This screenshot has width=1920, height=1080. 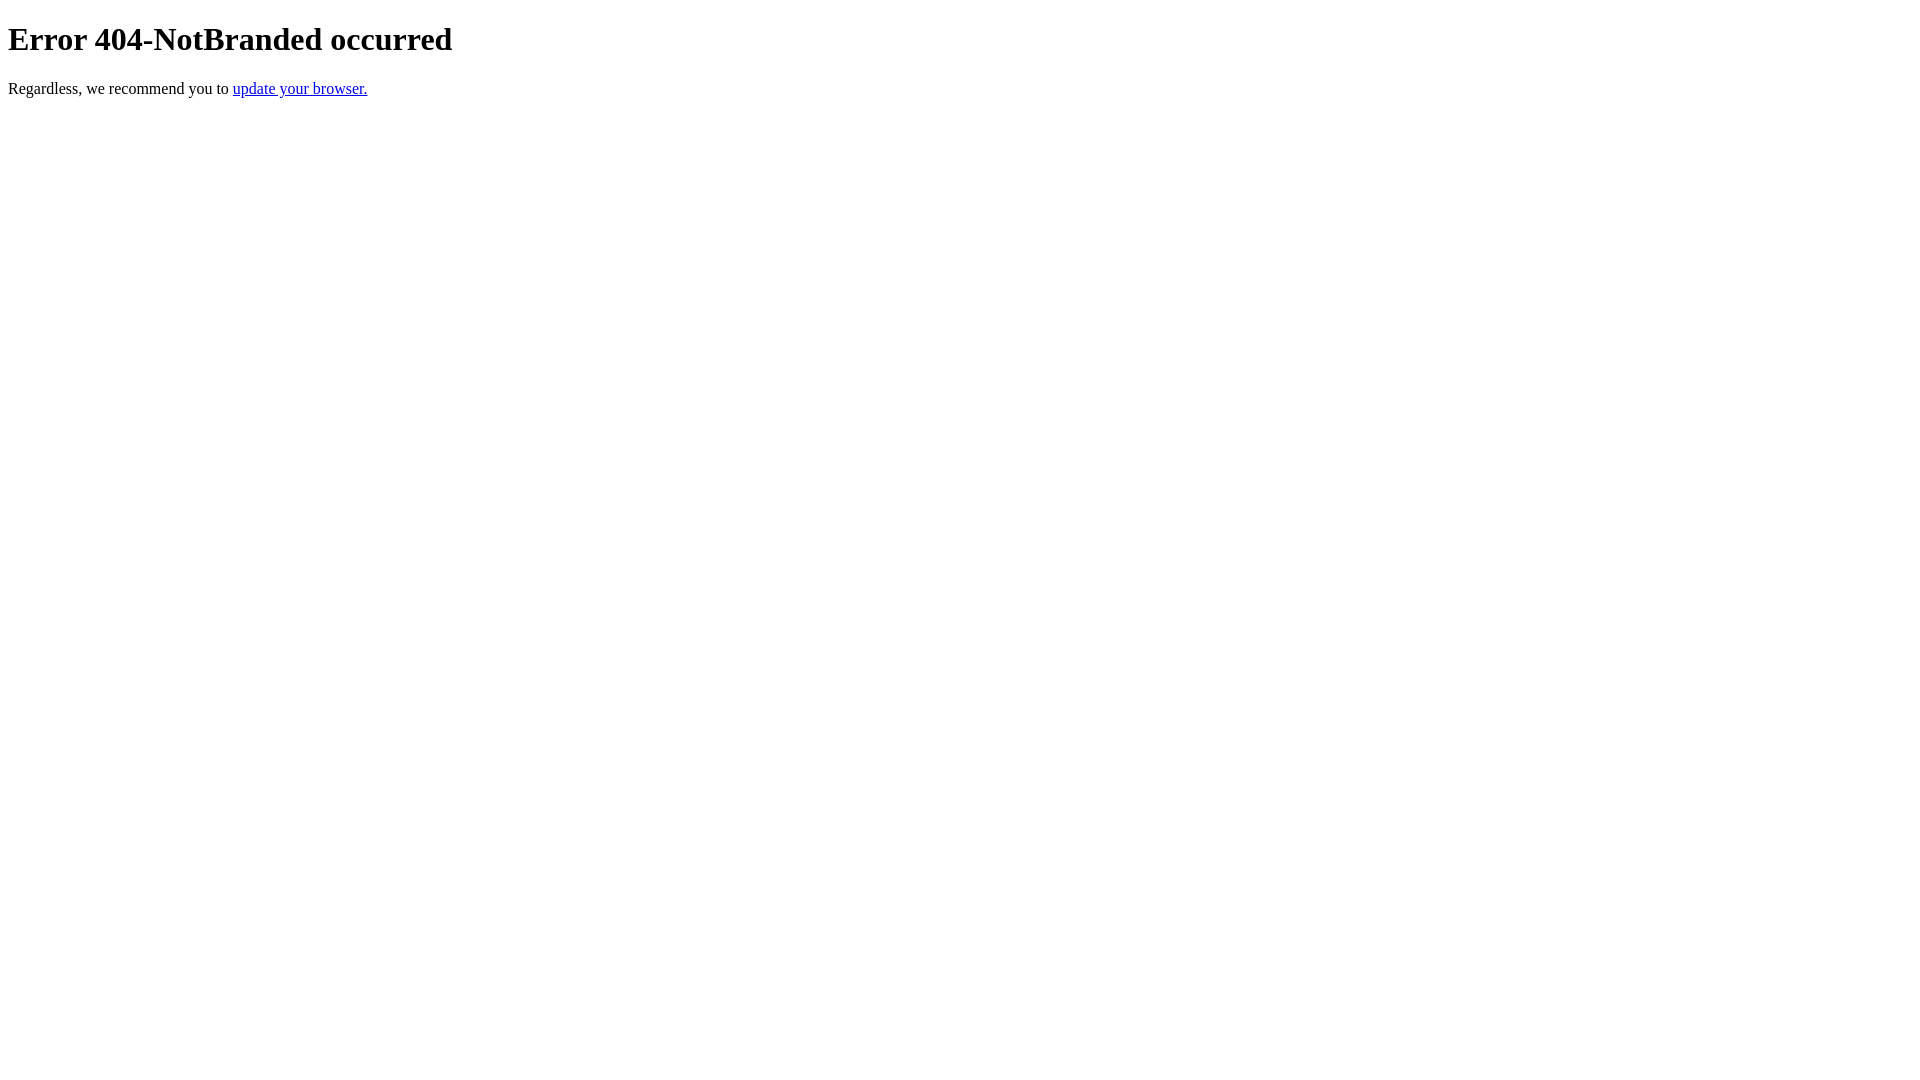 What do you see at coordinates (299, 87) in the screenshot?
I see `'update your browser.'` at bounding box center [299, 87].